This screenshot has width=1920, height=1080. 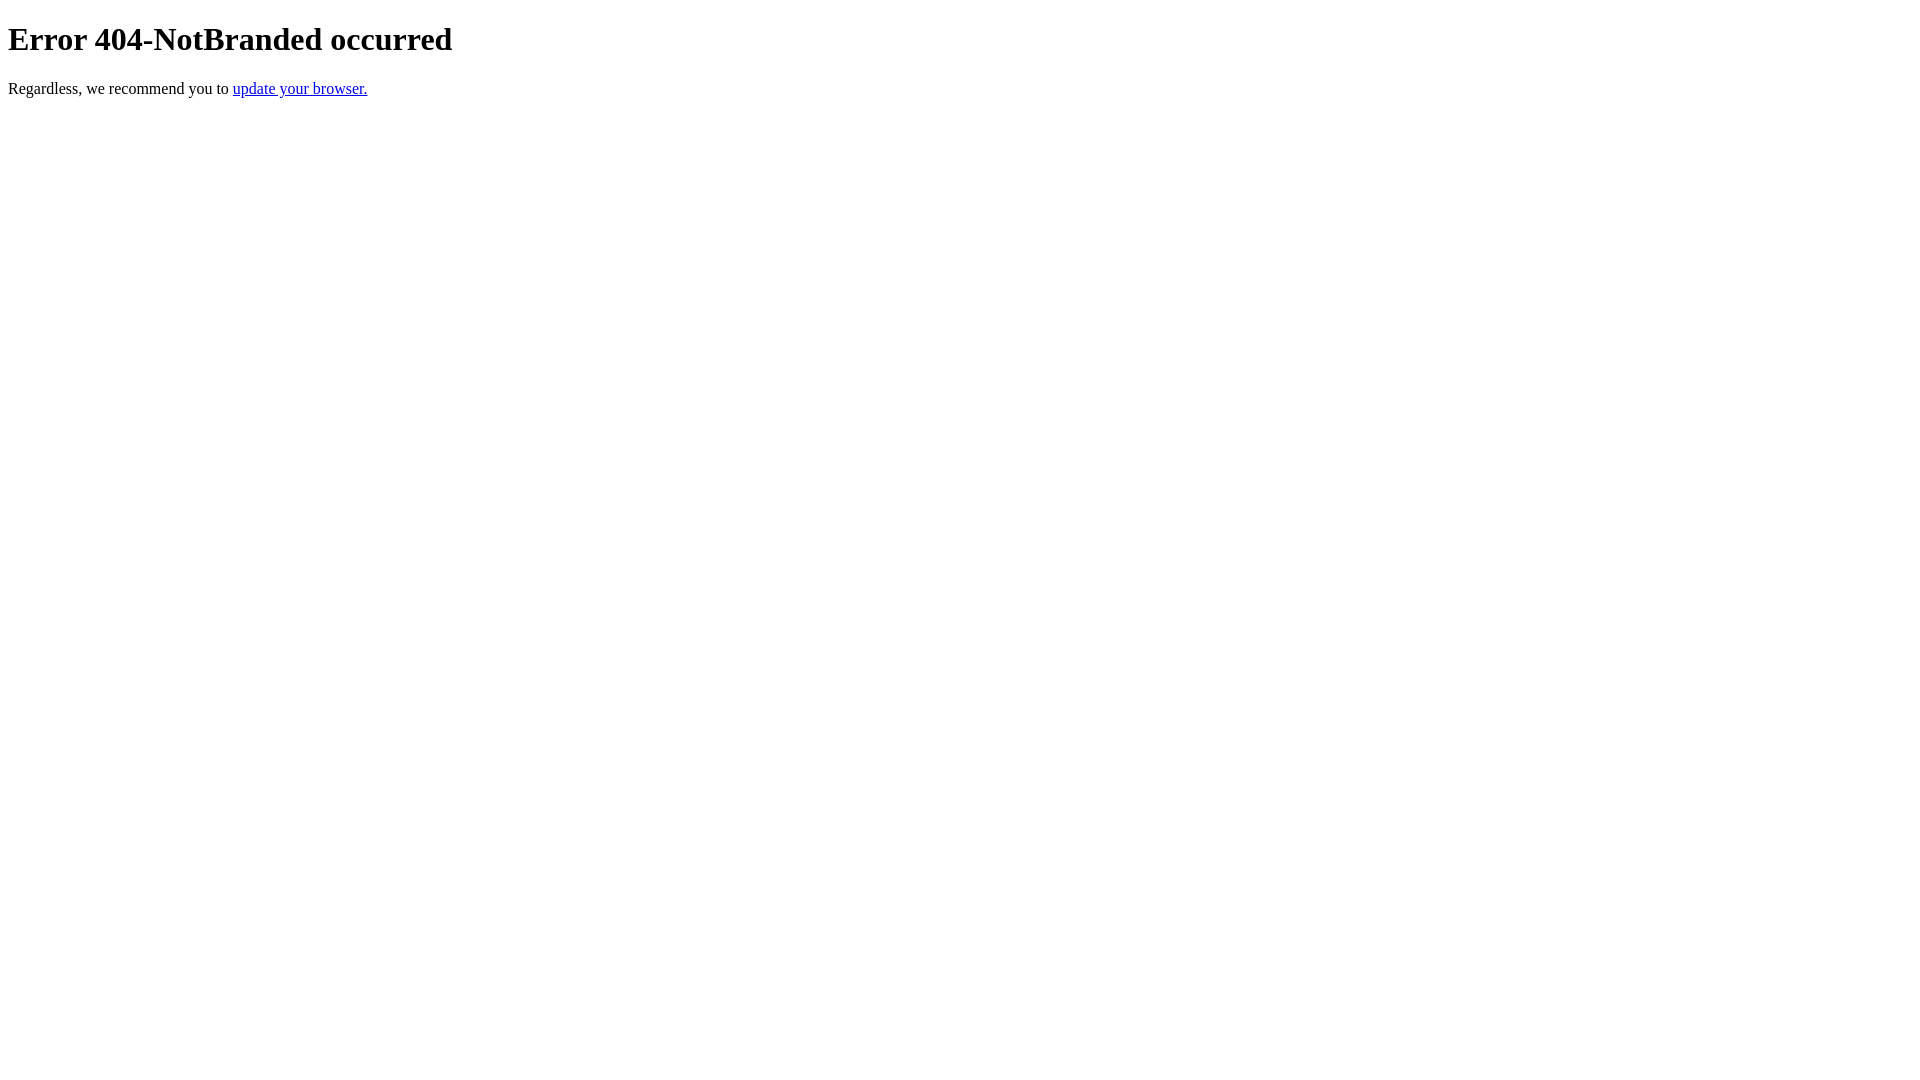 What do you see at coordinates (299, 87) in the screenshot?
I see `'update your browser.'` at bounding box center [299, 87].